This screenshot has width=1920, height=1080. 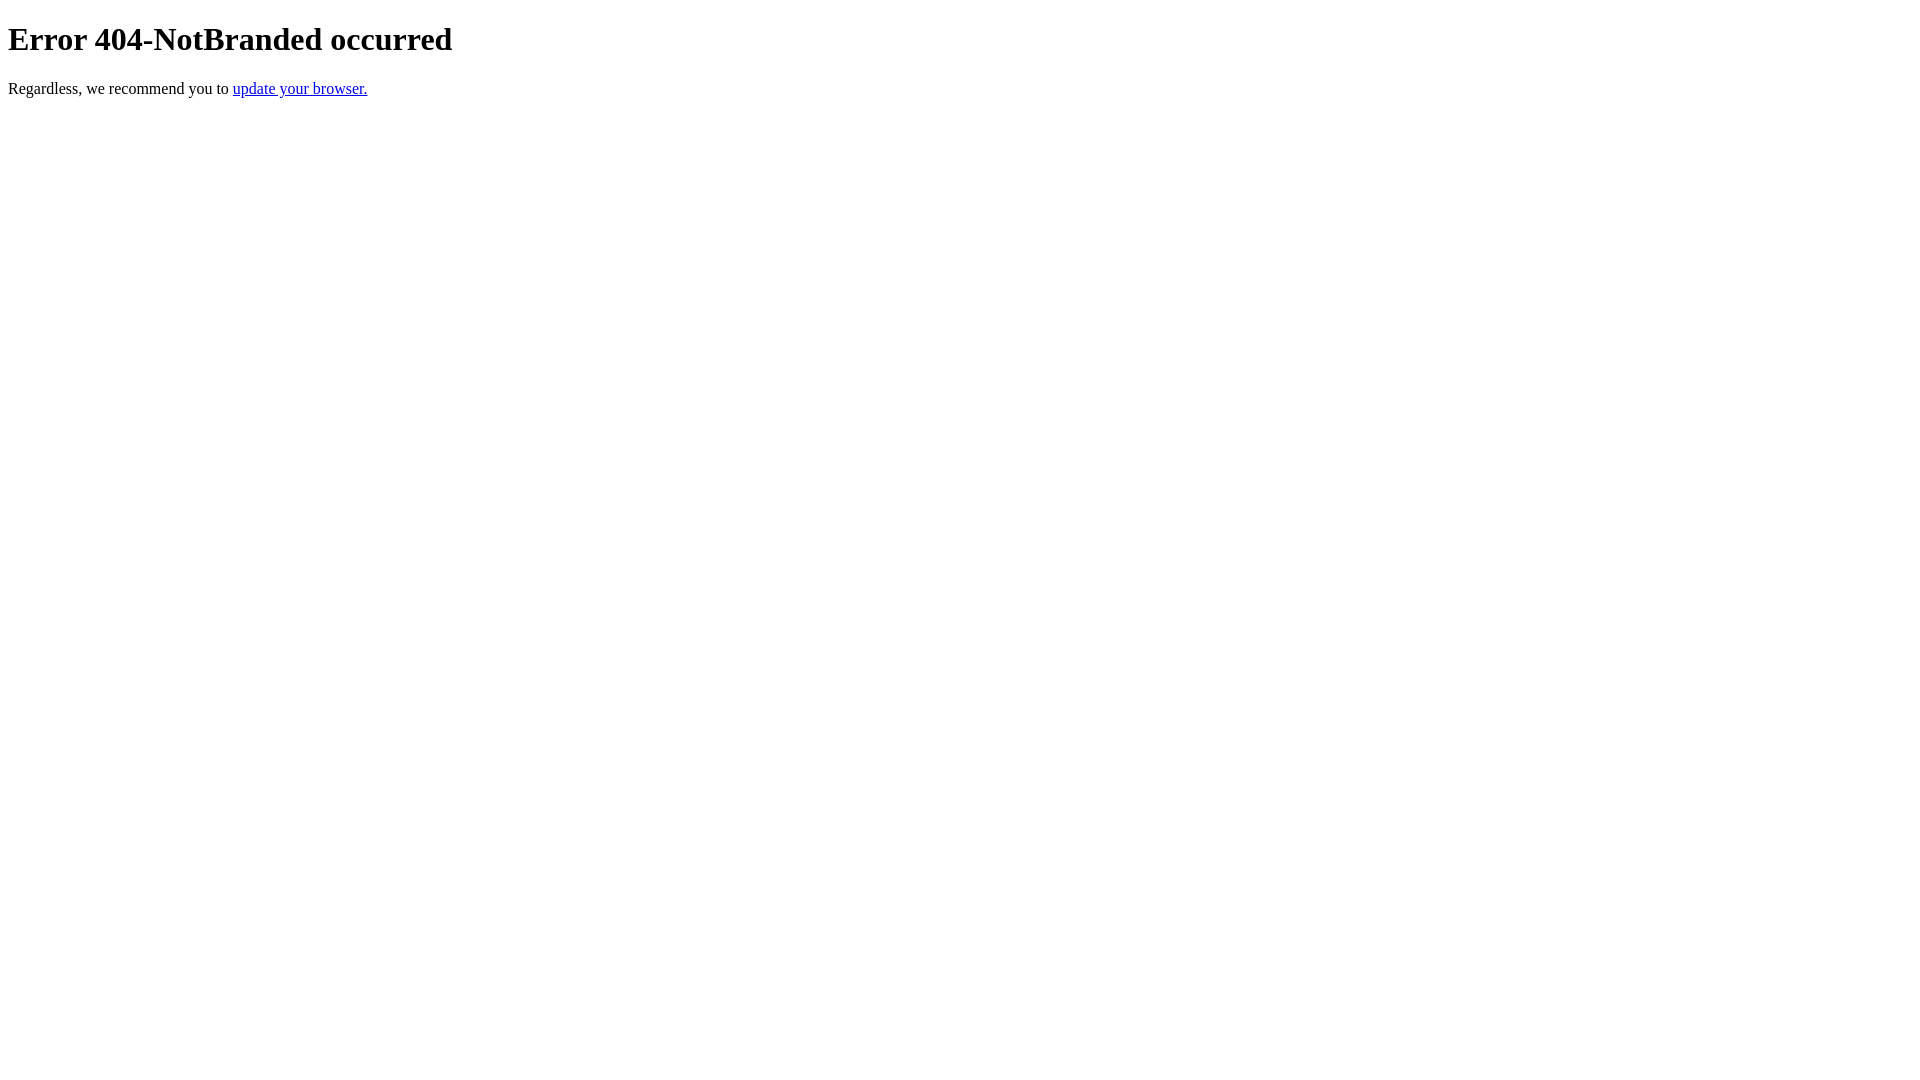 What do you see at coordinates (299, 87) in the screenshot?
I see `'update your browser.'` at bounding box center [299, 87].